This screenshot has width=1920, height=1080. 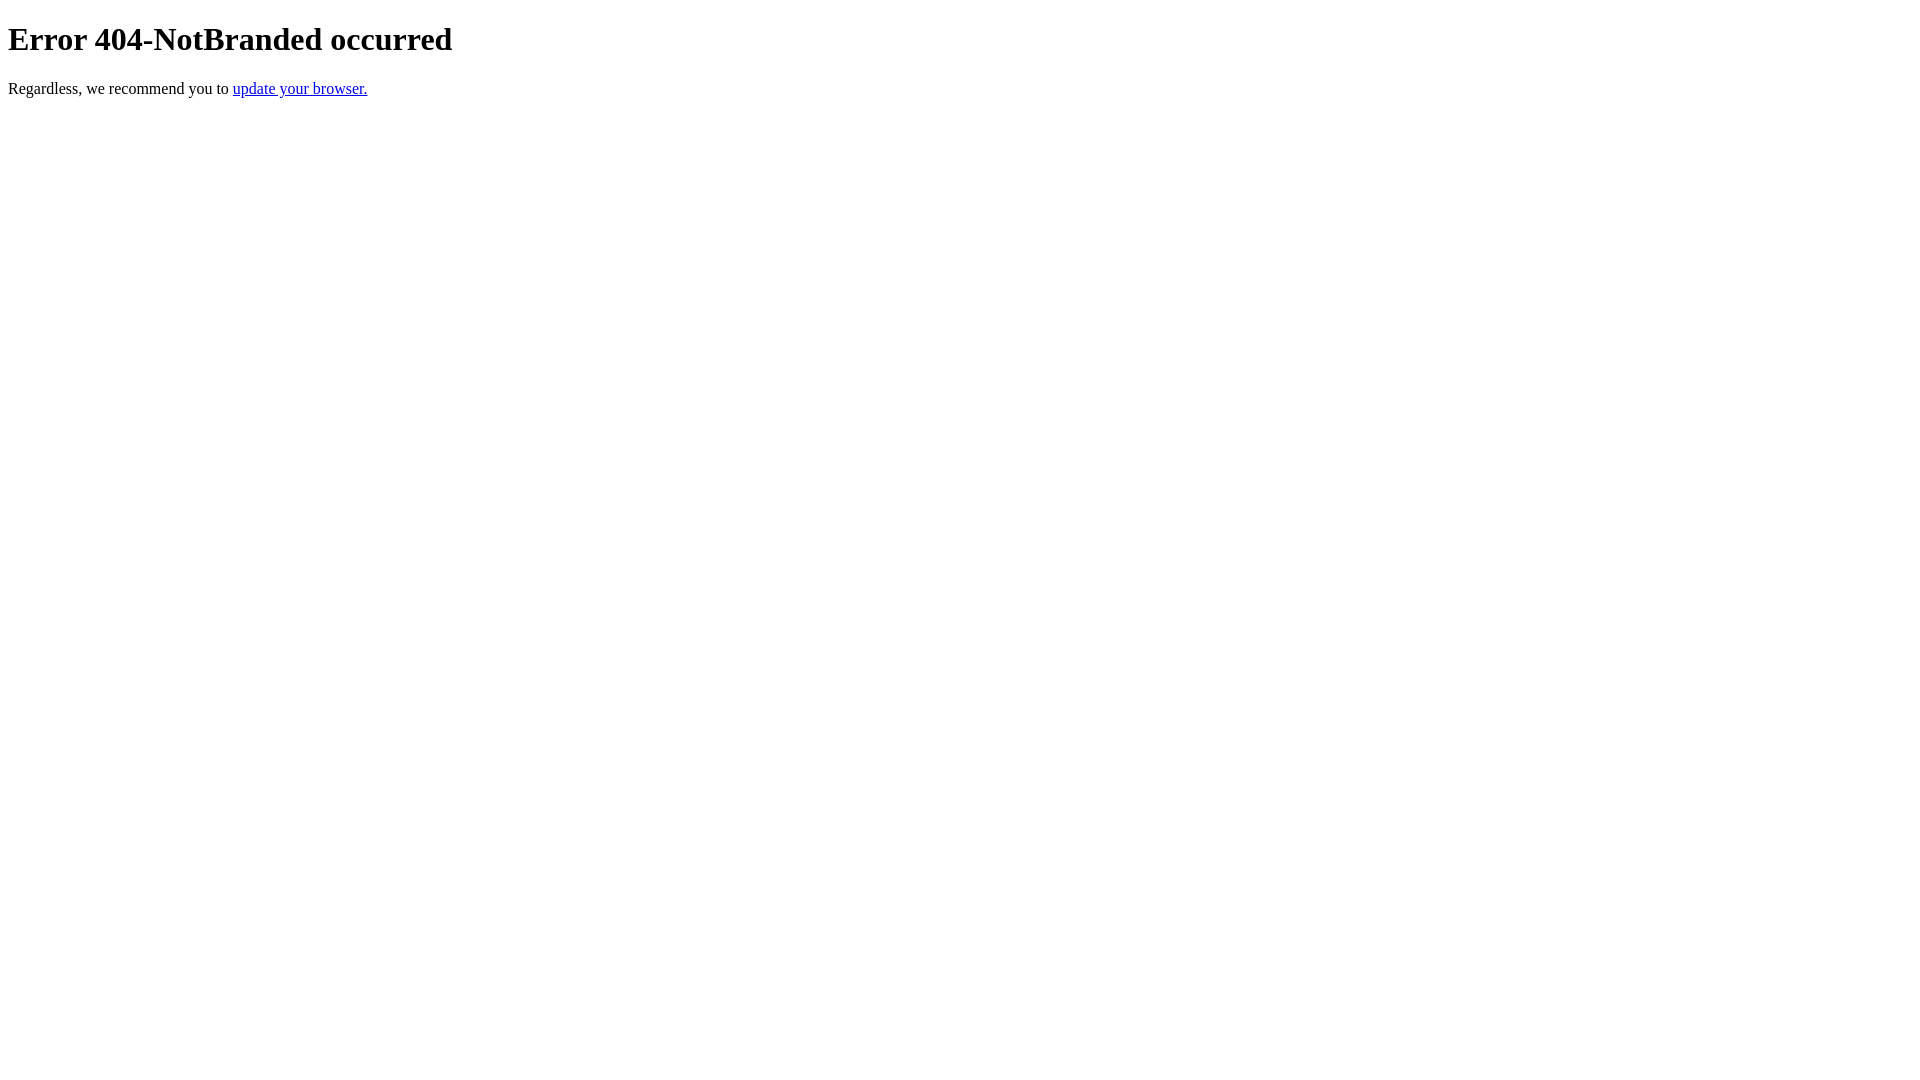 What do you see at coordinates (299, 87) in the screenshot?
I see `'update your browser.'` at bounding box center [299, 87].